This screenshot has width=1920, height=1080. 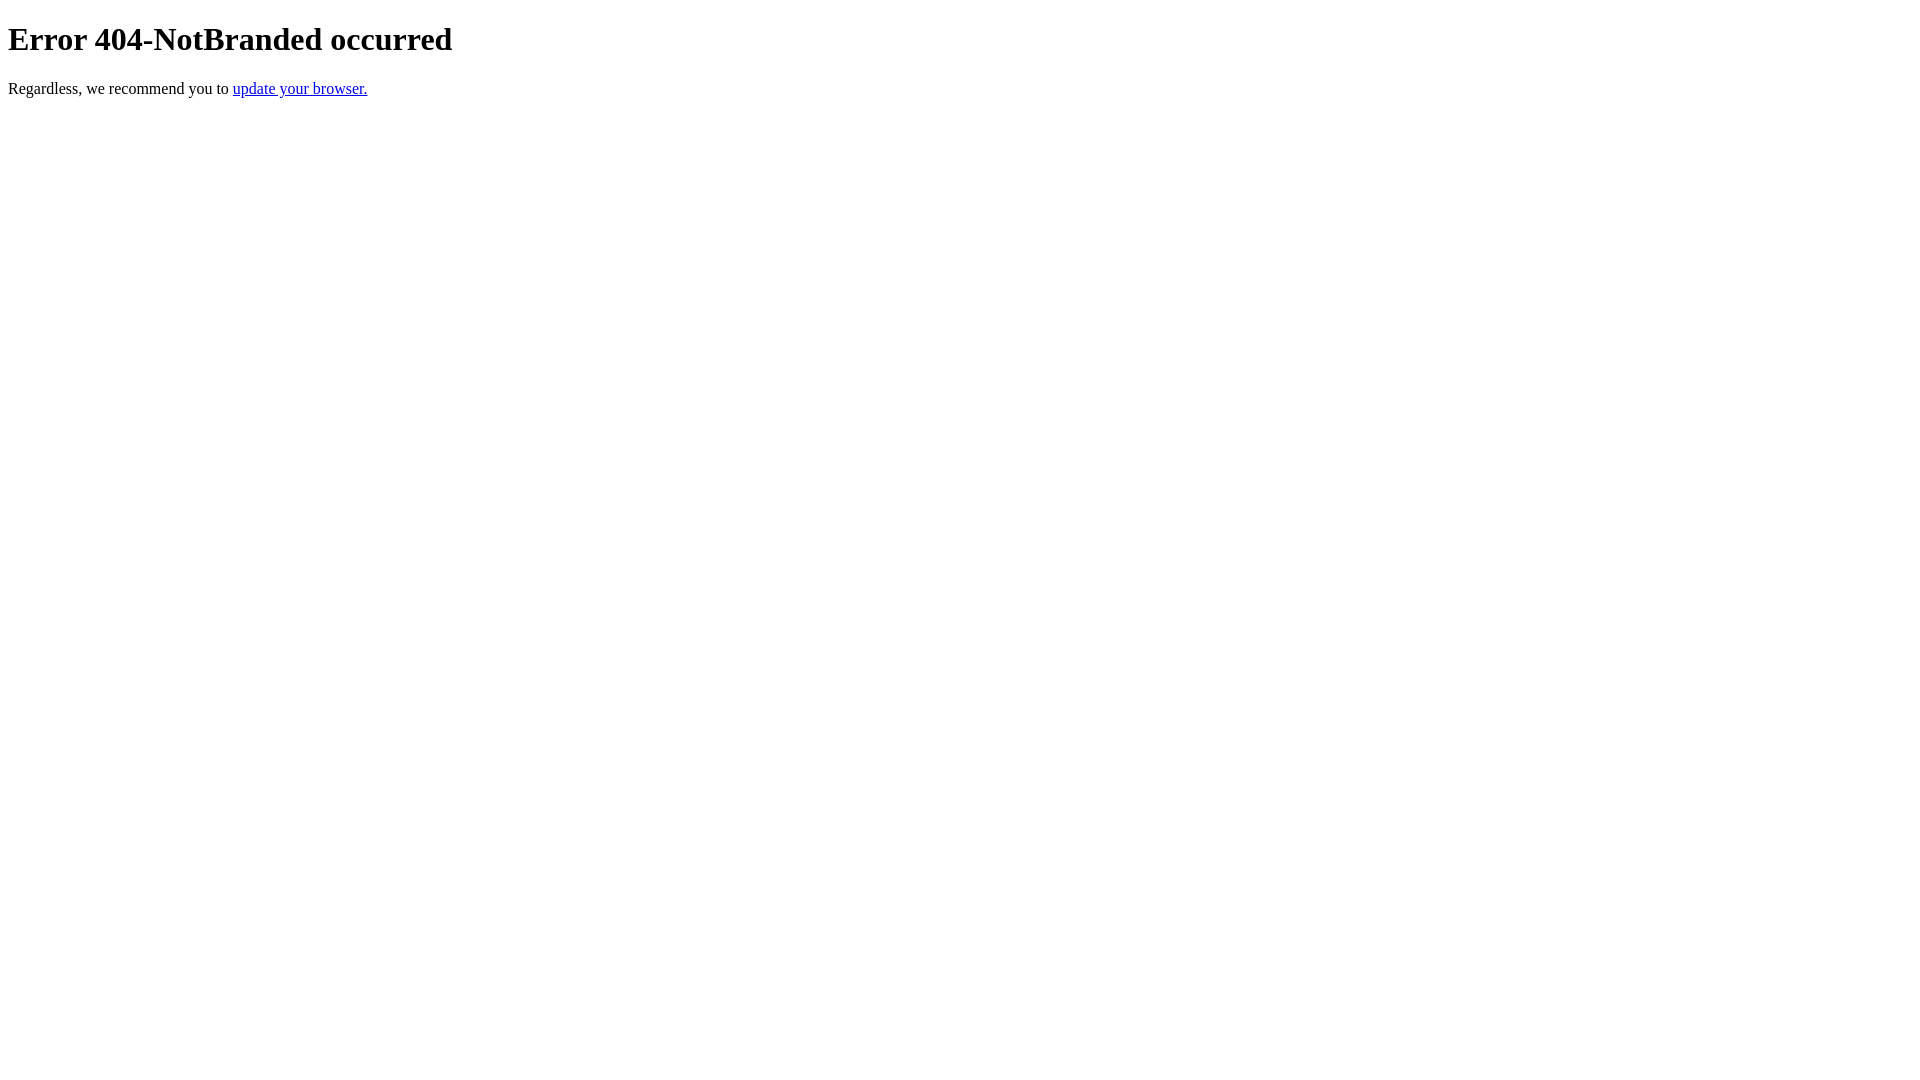 What do you see at coordinates (299, 87) in the screenshot?
I see `'update your browser.'` at bounding box center [299, 87].